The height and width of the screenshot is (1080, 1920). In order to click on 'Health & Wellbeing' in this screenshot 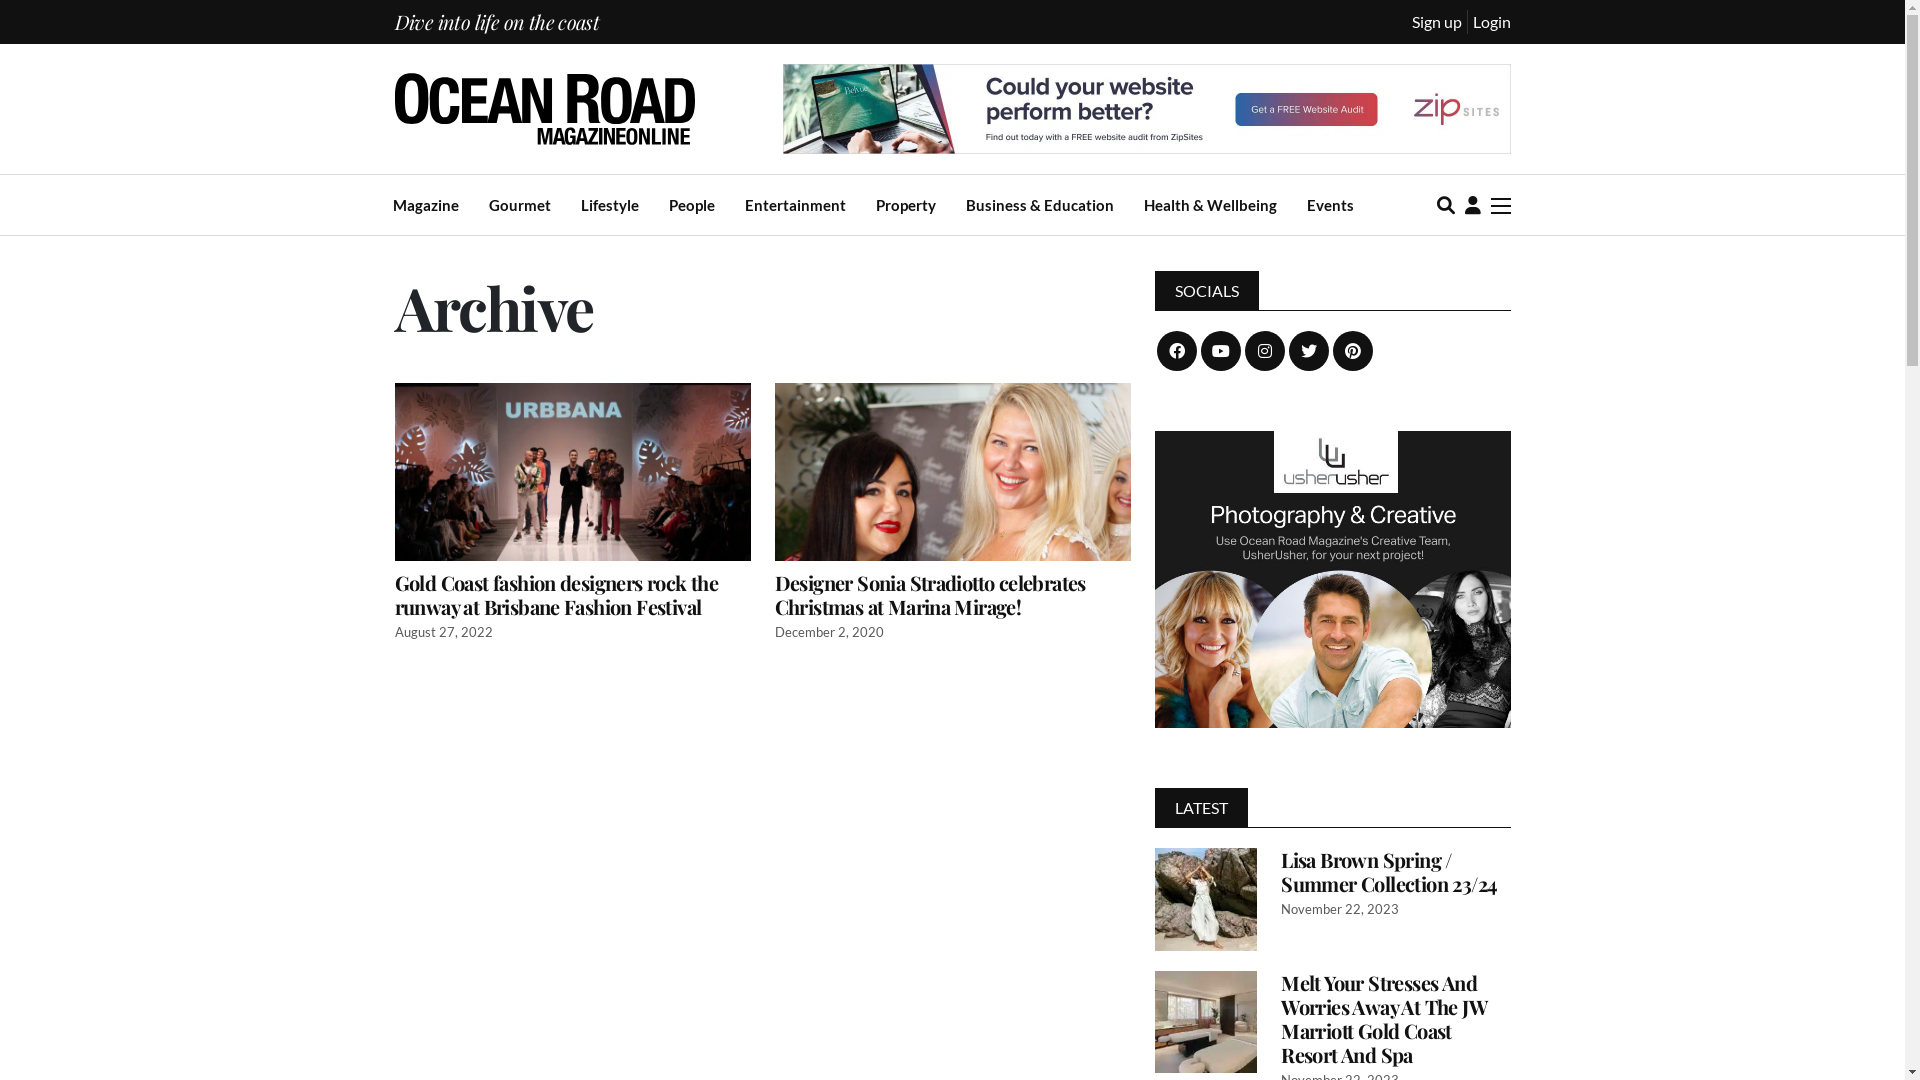, I will do `click(1209, 205)`.